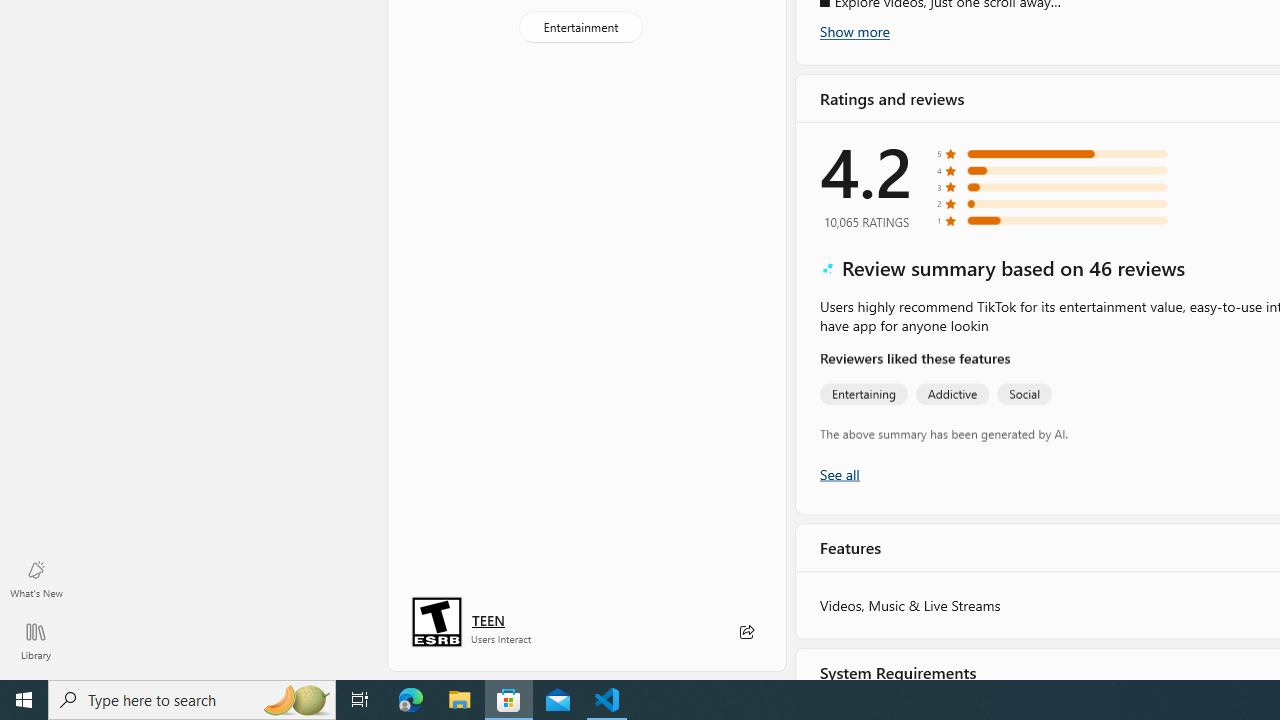 The width and height of the screenshot is (1280, 720). Describe the element at coordinates (839, 473) in the screenshot. I see `'Show all ratings and reviews'` at that location.